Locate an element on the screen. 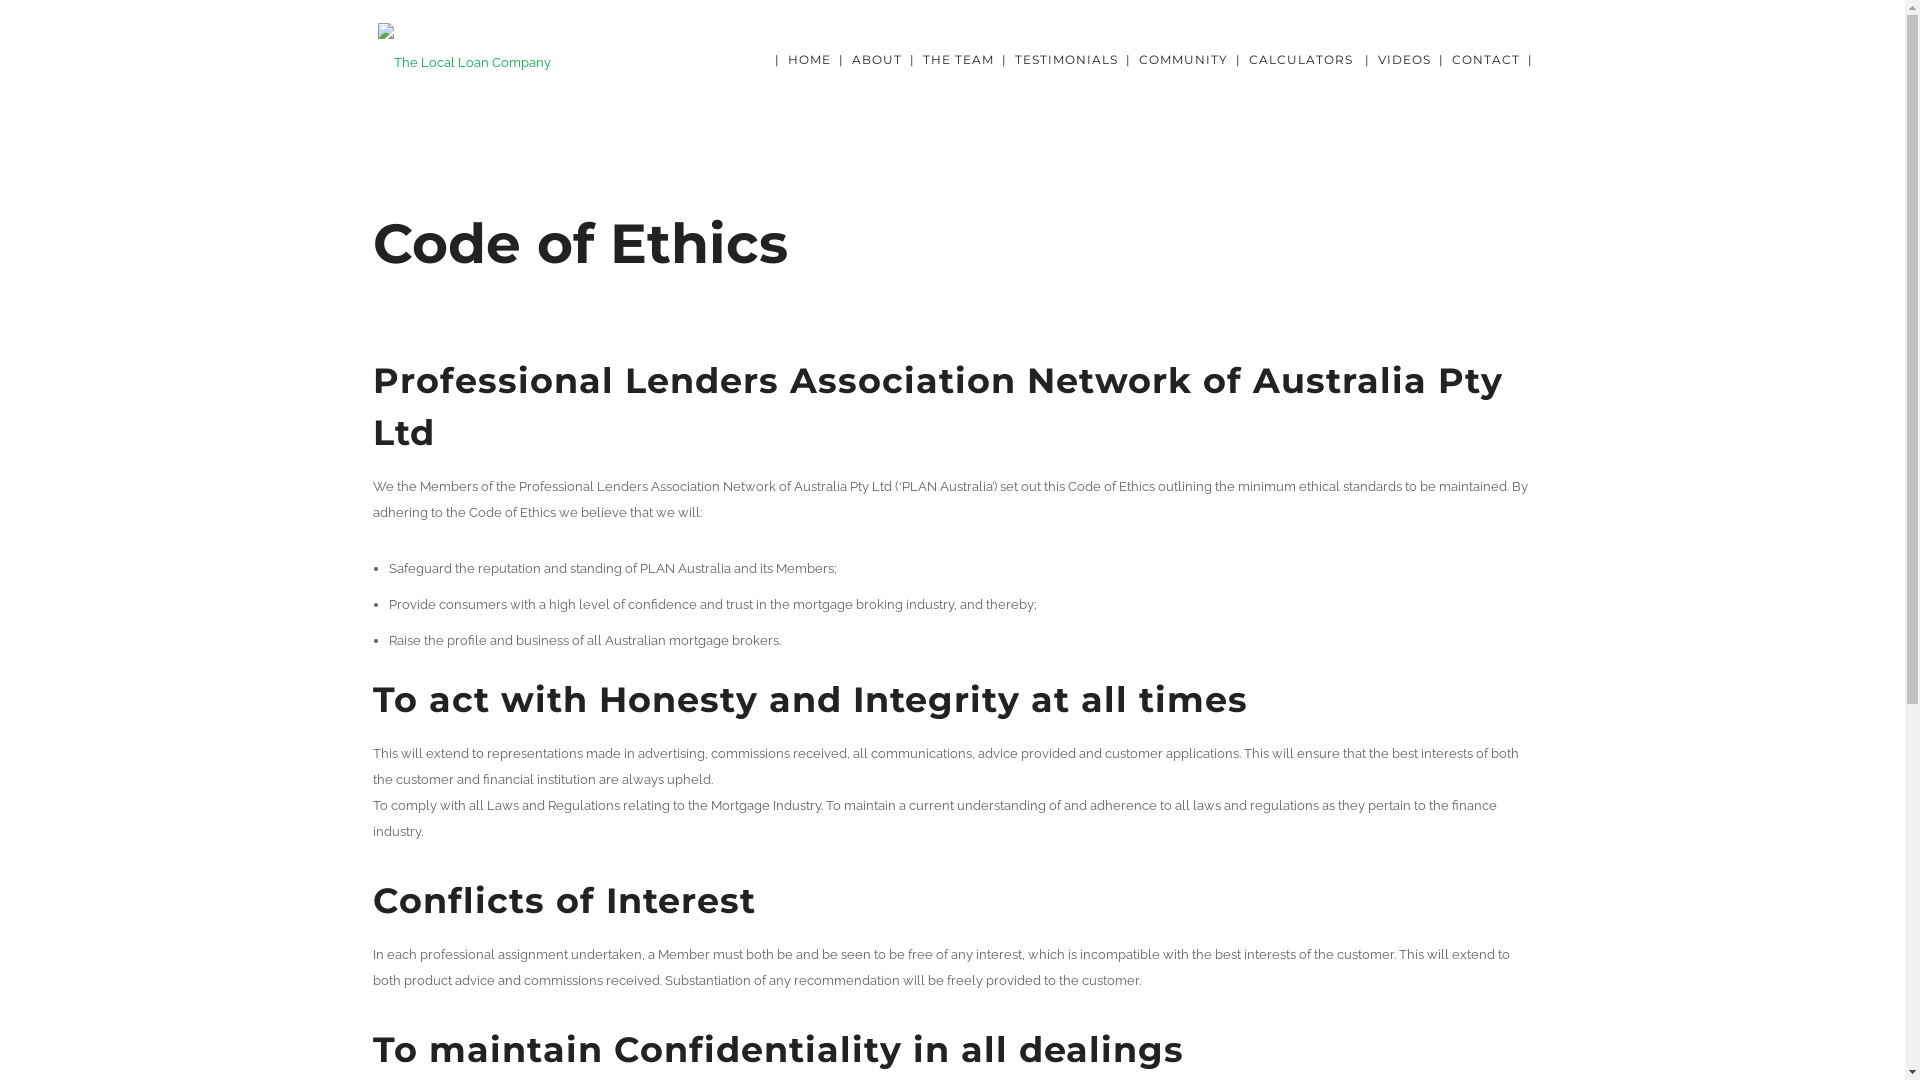  'CONTACT' is located at coordinates (1486, 58).